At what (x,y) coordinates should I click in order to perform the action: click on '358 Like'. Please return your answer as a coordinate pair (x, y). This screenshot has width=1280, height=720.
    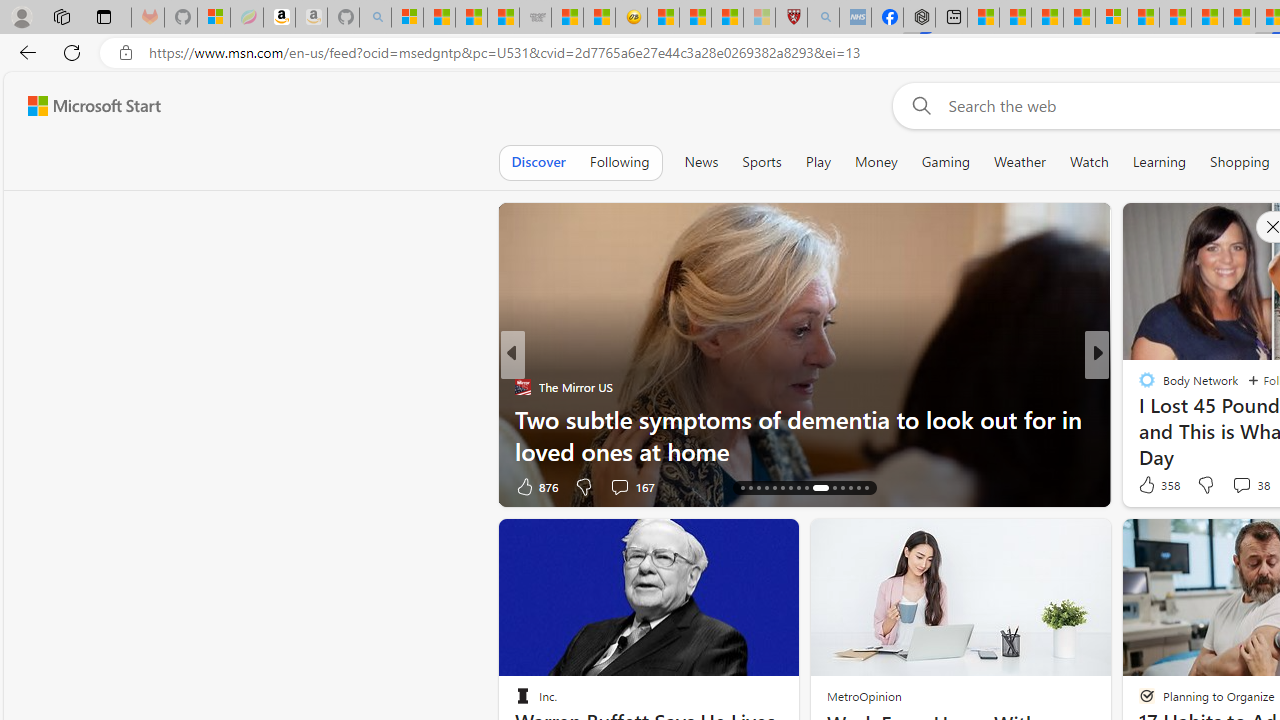
    Looking at the image, I should click on (1157, 484).